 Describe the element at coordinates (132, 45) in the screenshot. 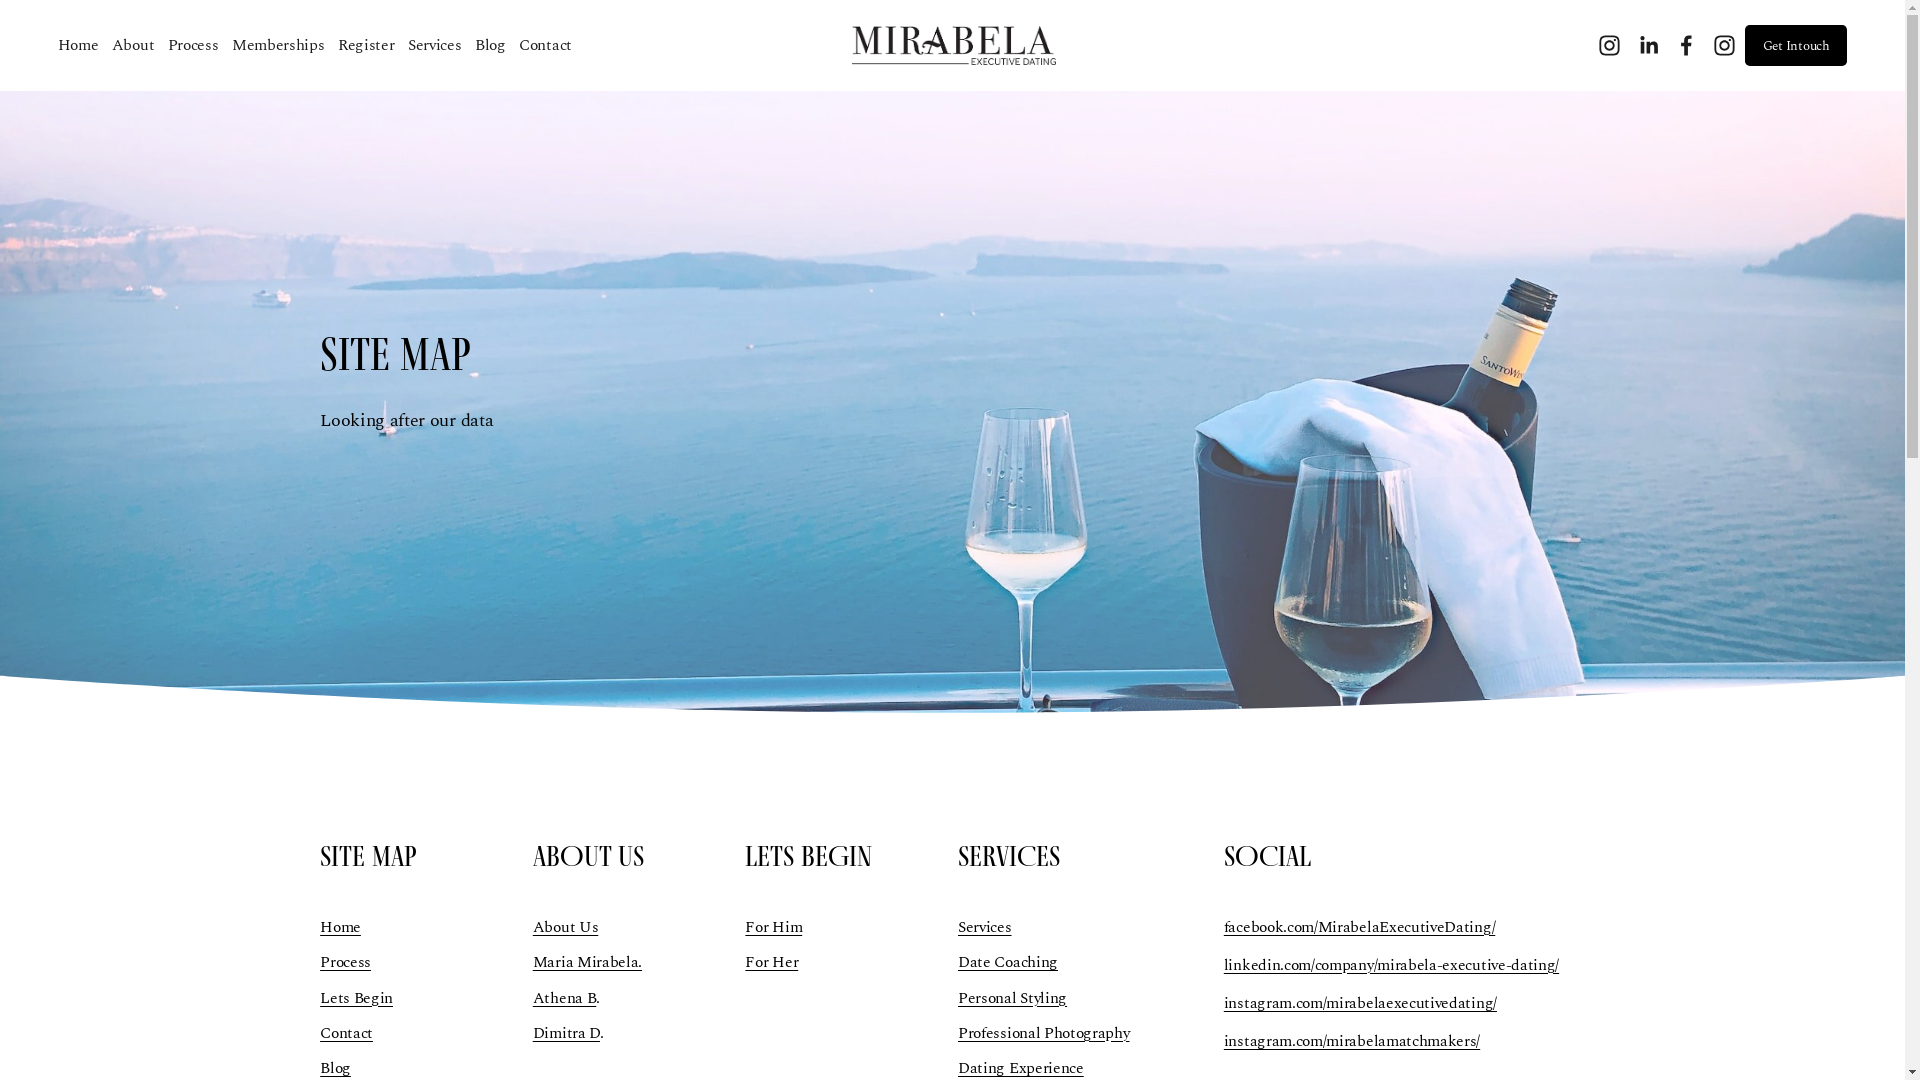

I see `'About'` at that location.